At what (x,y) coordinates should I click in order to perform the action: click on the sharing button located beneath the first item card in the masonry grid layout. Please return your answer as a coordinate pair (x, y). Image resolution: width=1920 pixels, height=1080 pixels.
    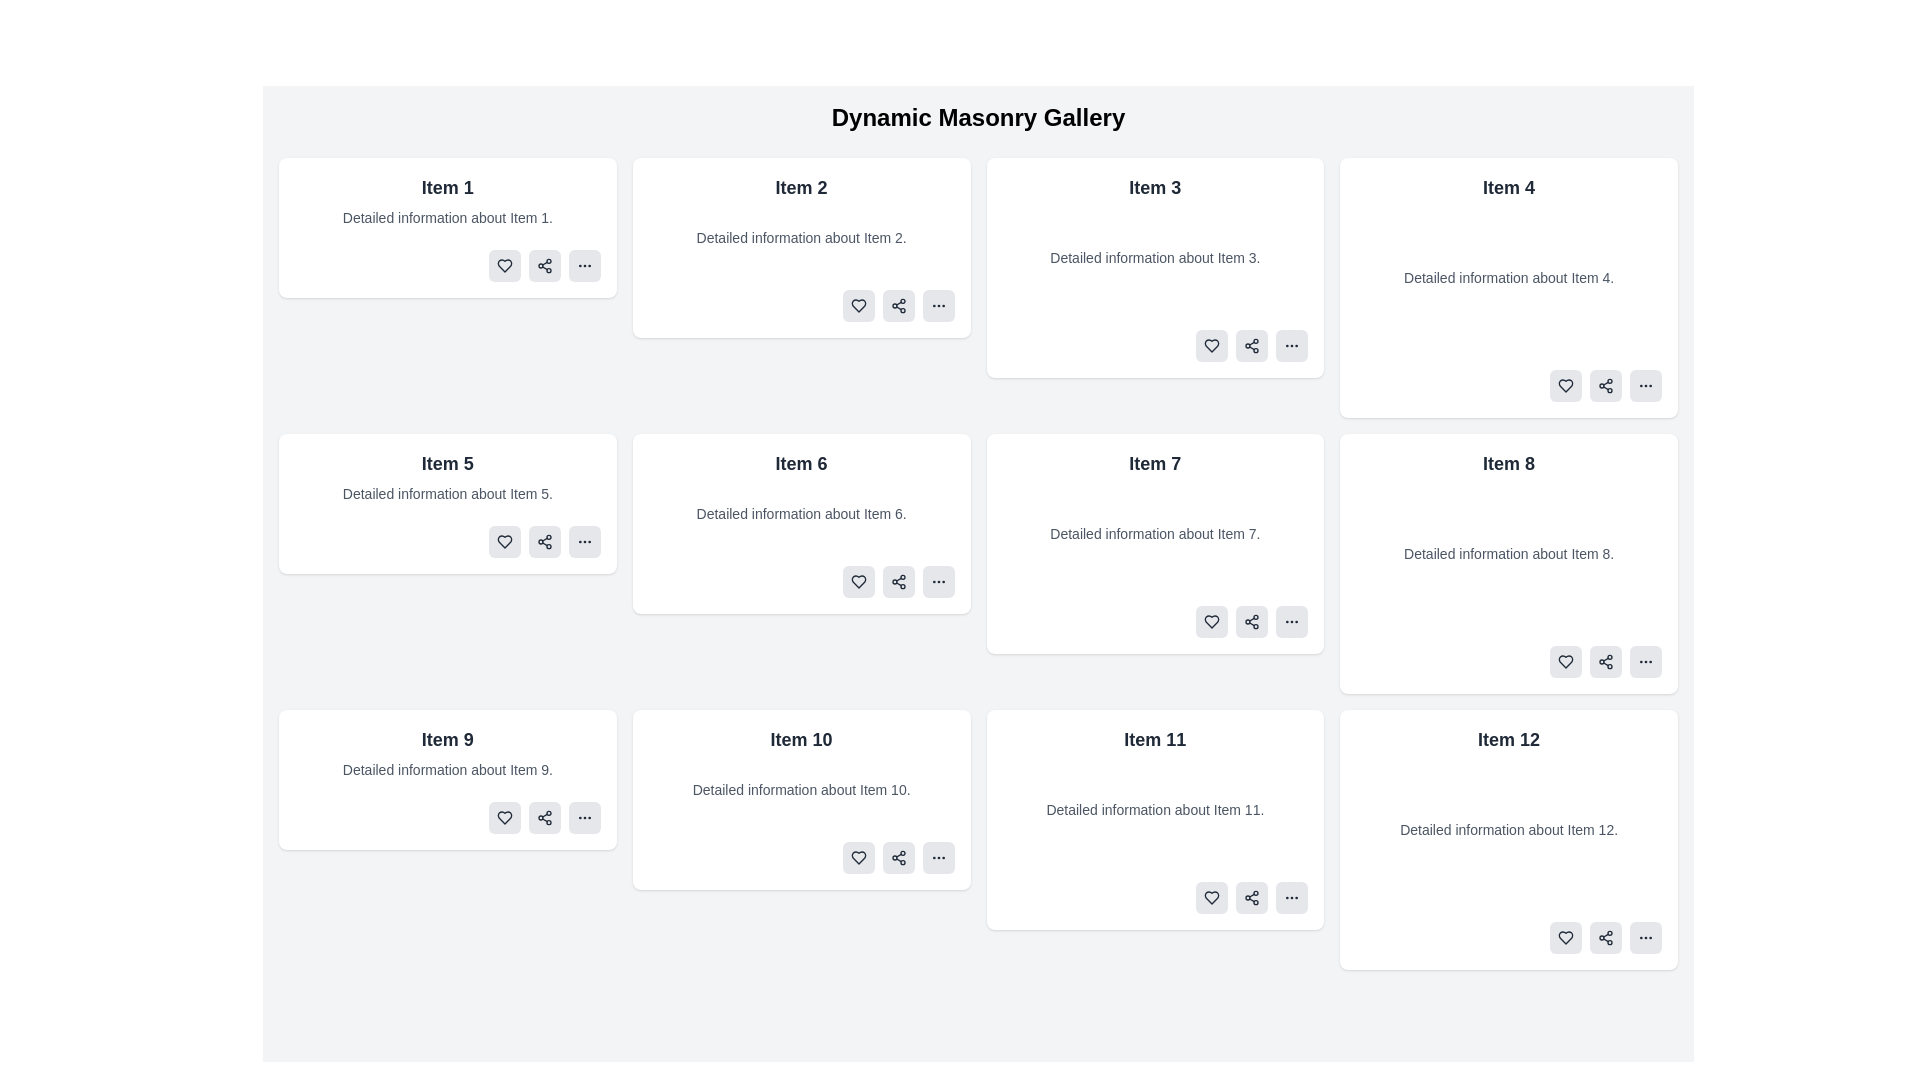
    Looking at the image, I should click on (544, 265).